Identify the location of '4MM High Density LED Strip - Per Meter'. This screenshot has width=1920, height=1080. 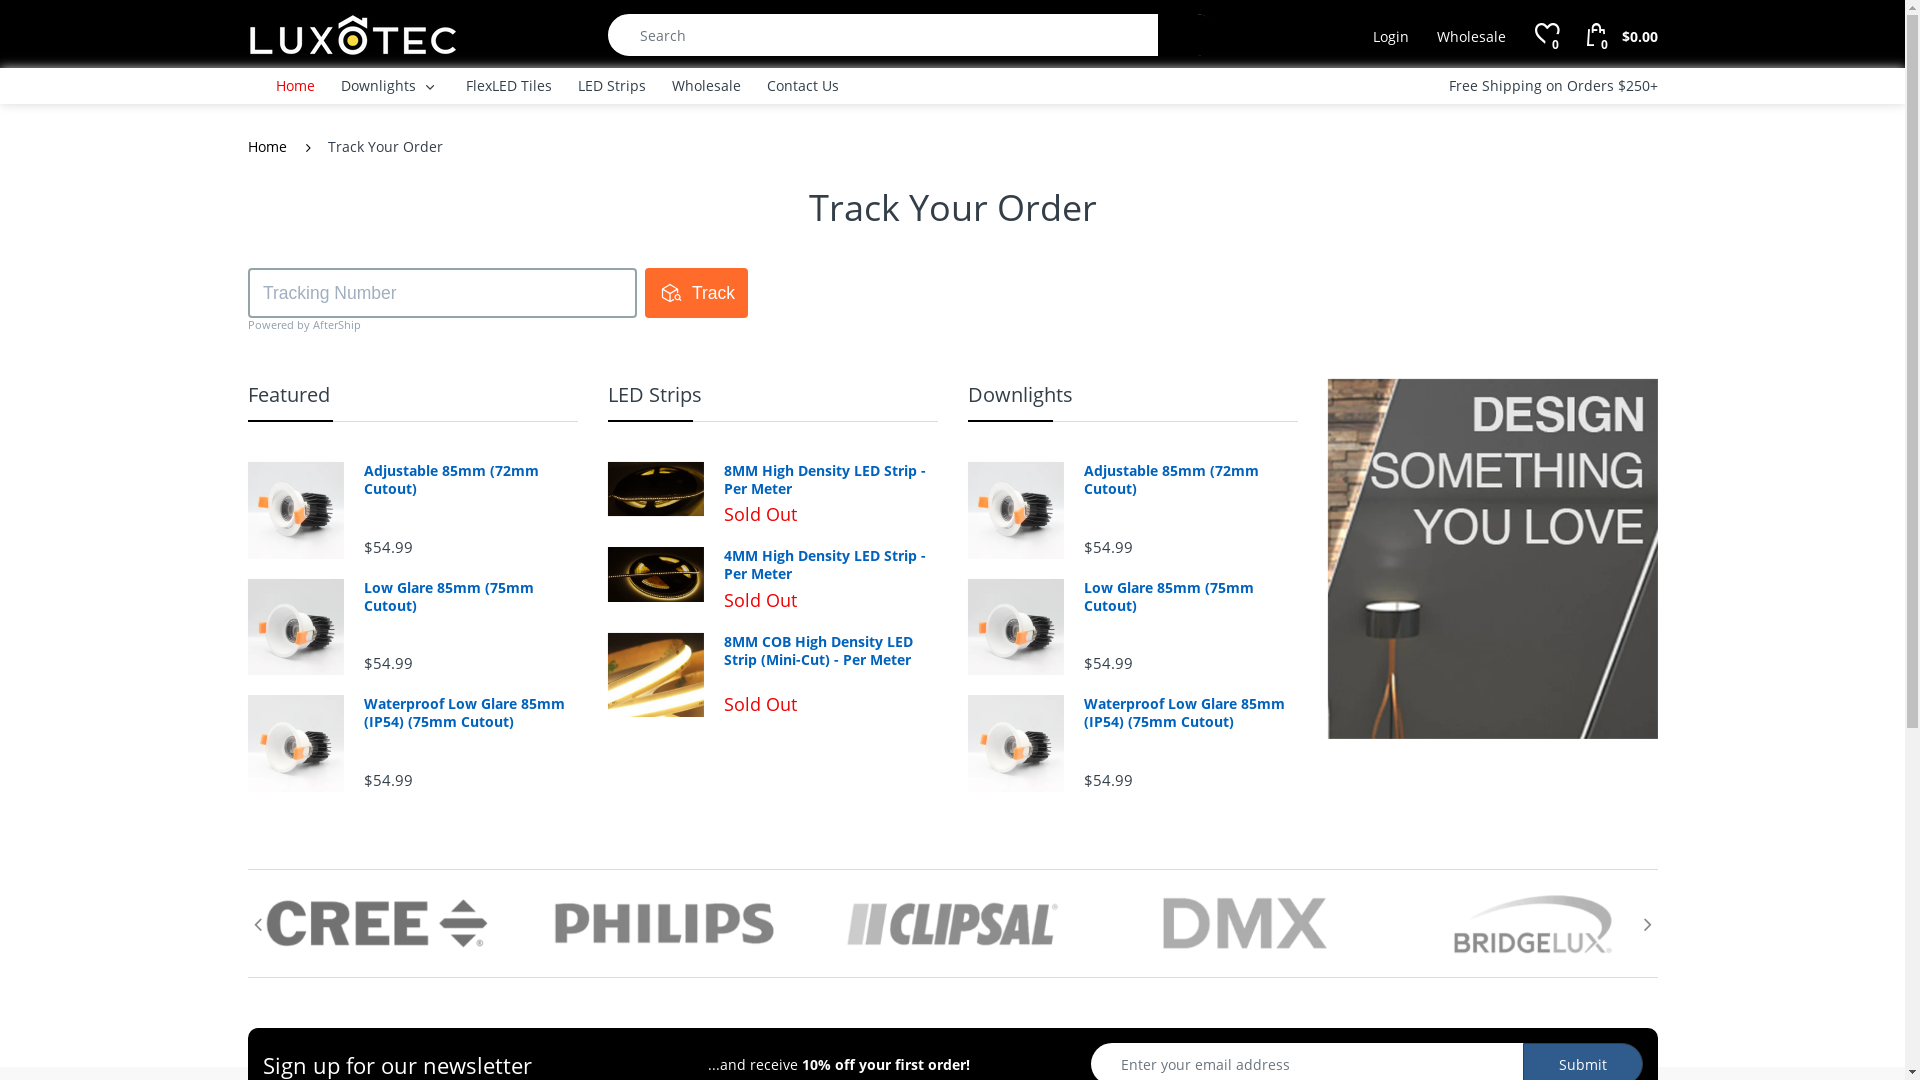
(723, 564).